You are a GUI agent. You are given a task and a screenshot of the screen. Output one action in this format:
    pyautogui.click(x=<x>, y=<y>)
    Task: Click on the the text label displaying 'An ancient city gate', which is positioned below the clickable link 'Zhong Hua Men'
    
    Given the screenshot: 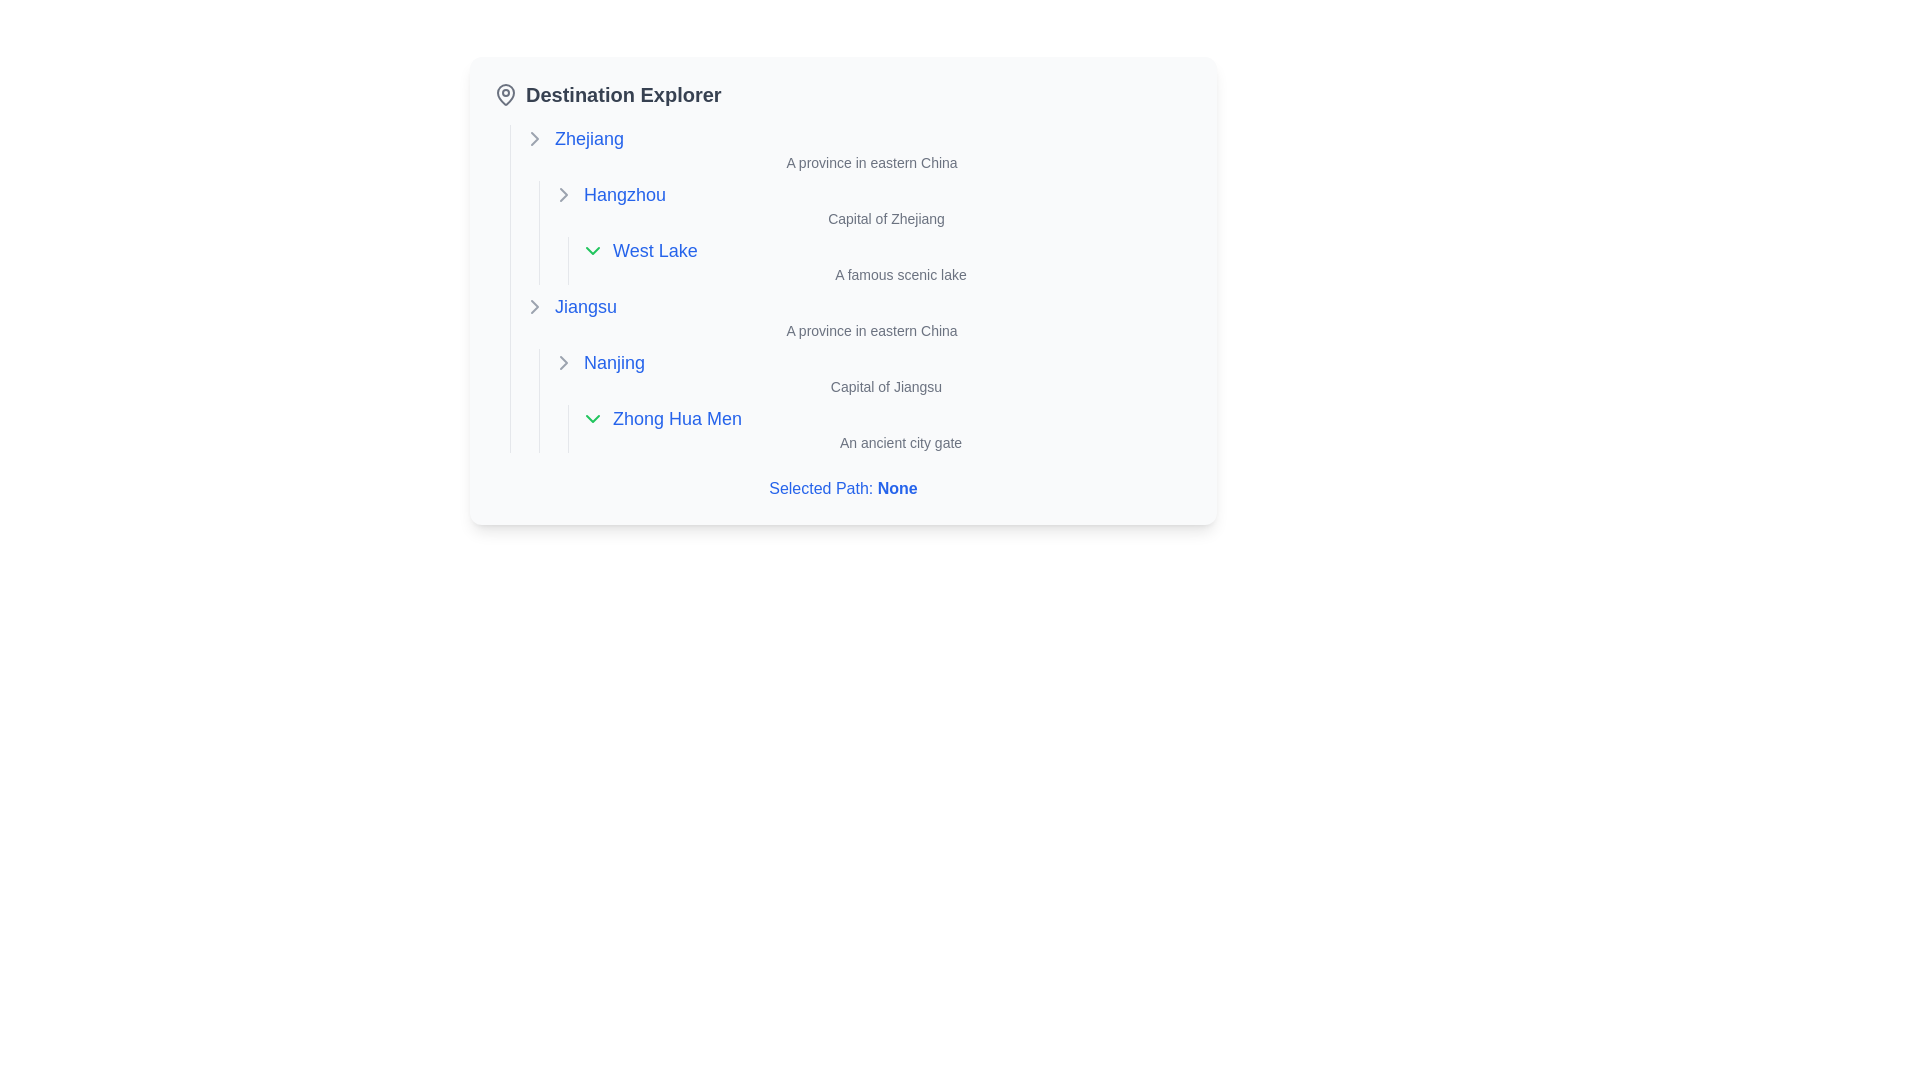 What is the action you would take?
    pyautogui.click(x=886, y=442)
    